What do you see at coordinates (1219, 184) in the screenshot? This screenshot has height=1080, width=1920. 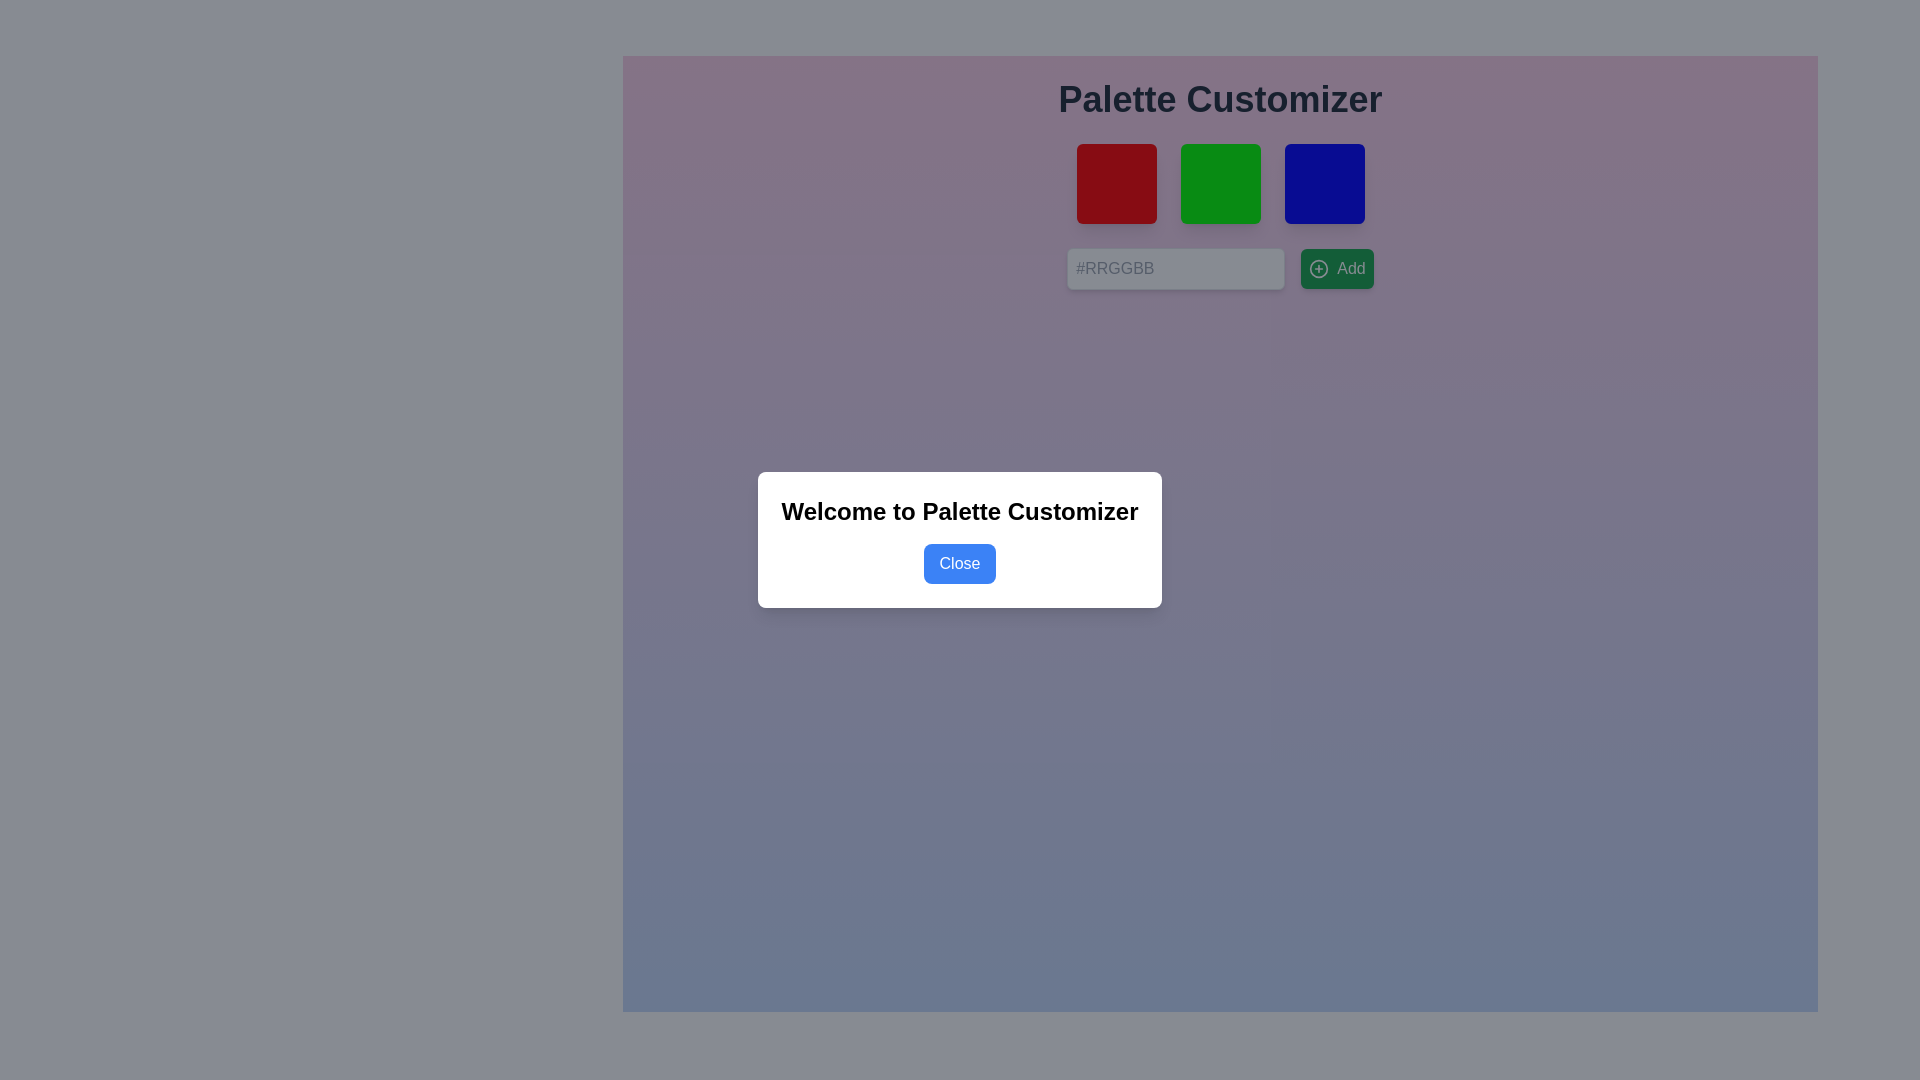 I see `the green square tile with rounded edges located between the red tile and blue tile, below the 'Palette Customizer' title` at bounding box center [1219, 184].